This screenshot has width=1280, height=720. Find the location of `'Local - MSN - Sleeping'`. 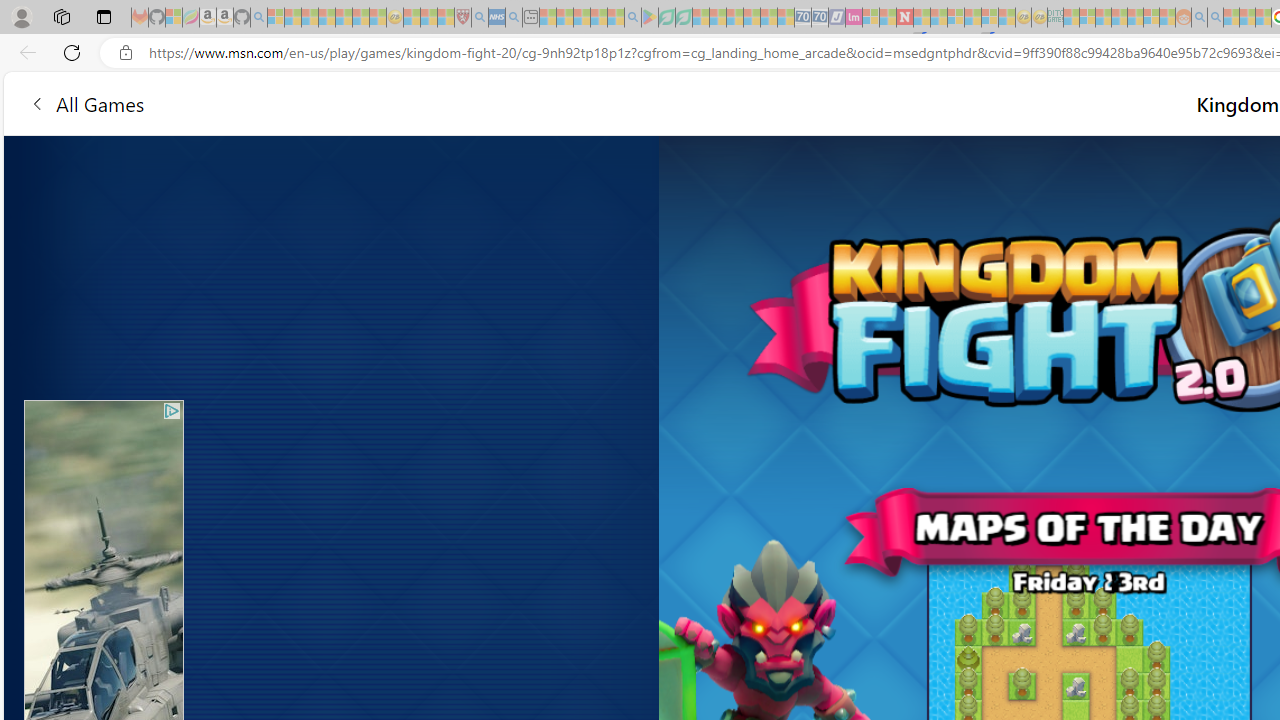

'Local - MSN - Sleeping' is located at coordinates (445, 17).